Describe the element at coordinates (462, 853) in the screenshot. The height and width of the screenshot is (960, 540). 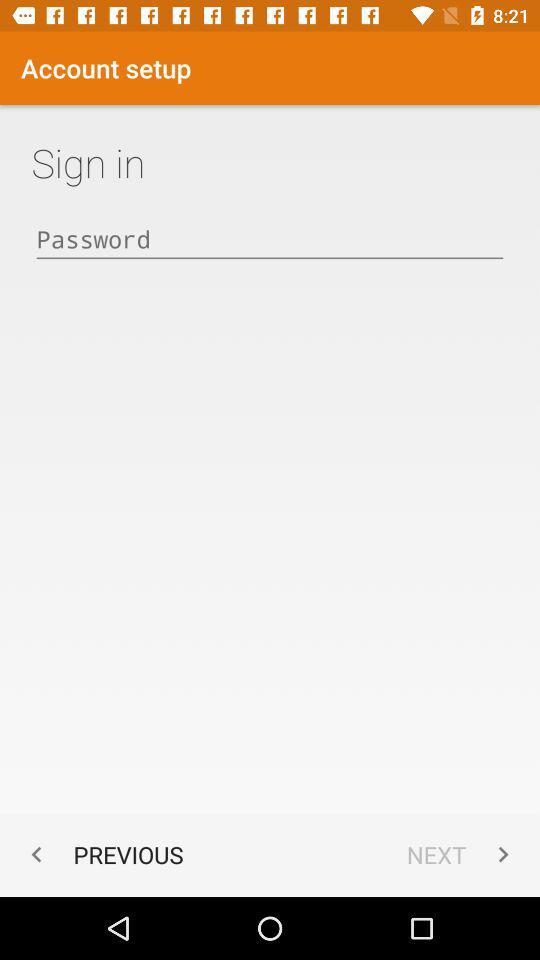
I see `app next to the previous` at that location.